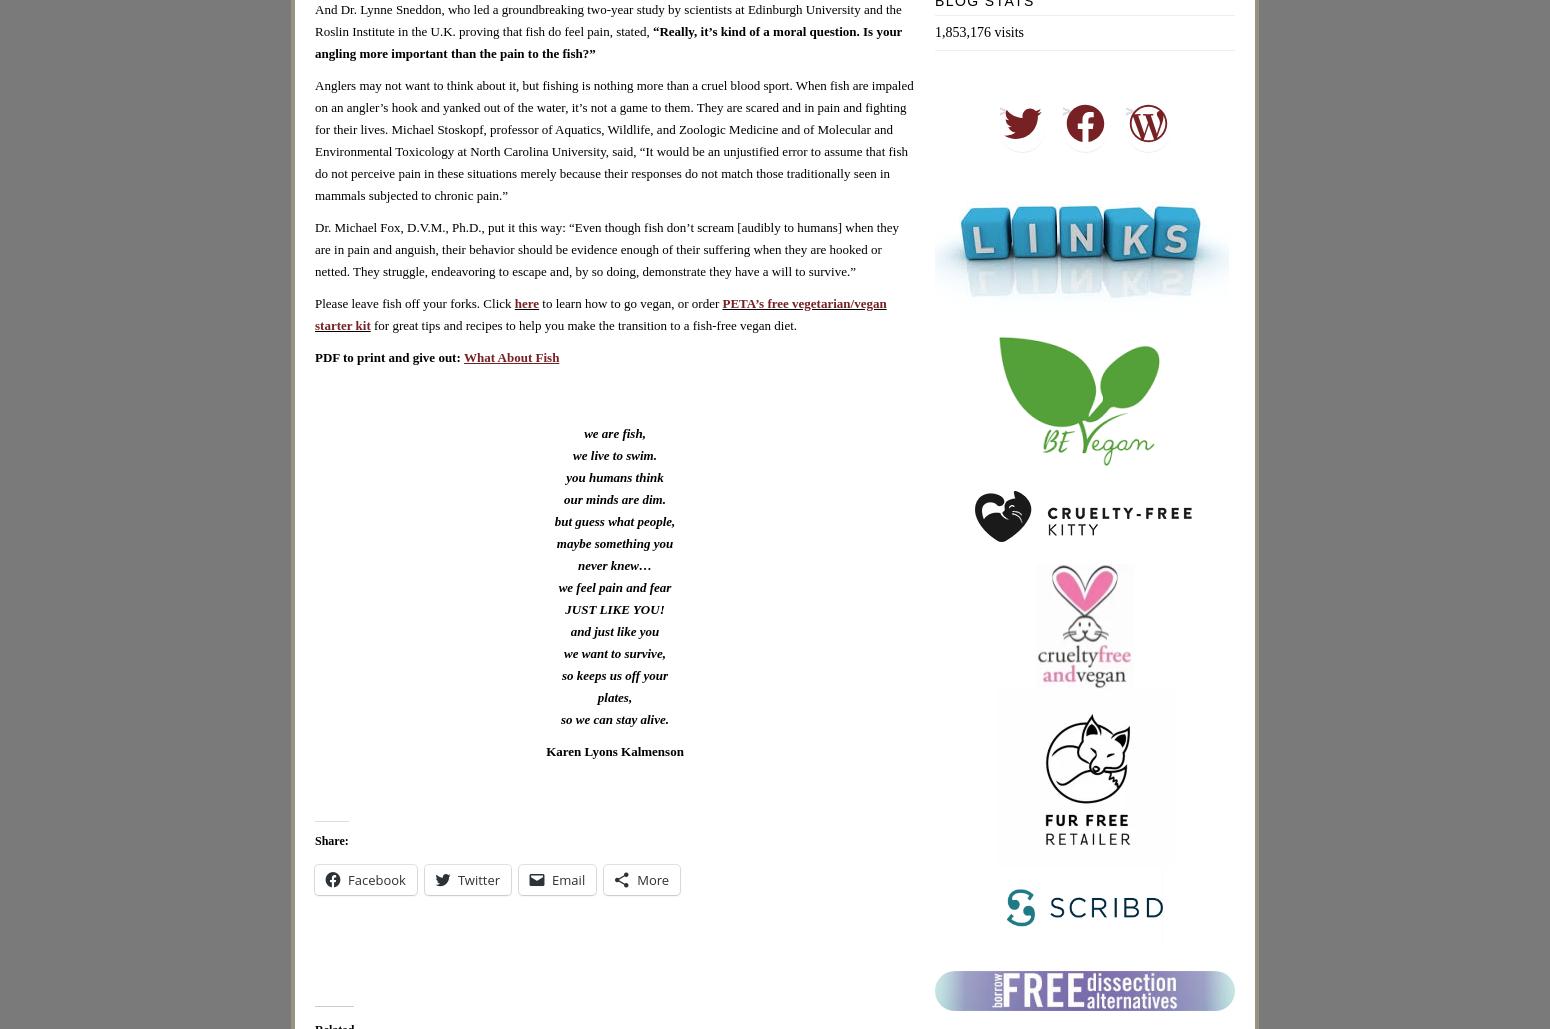 This screenshot has height=1029, width=1550. Describe the element at coordinates (330, 840) in the screenshot. I see `'Share:'` at that location.